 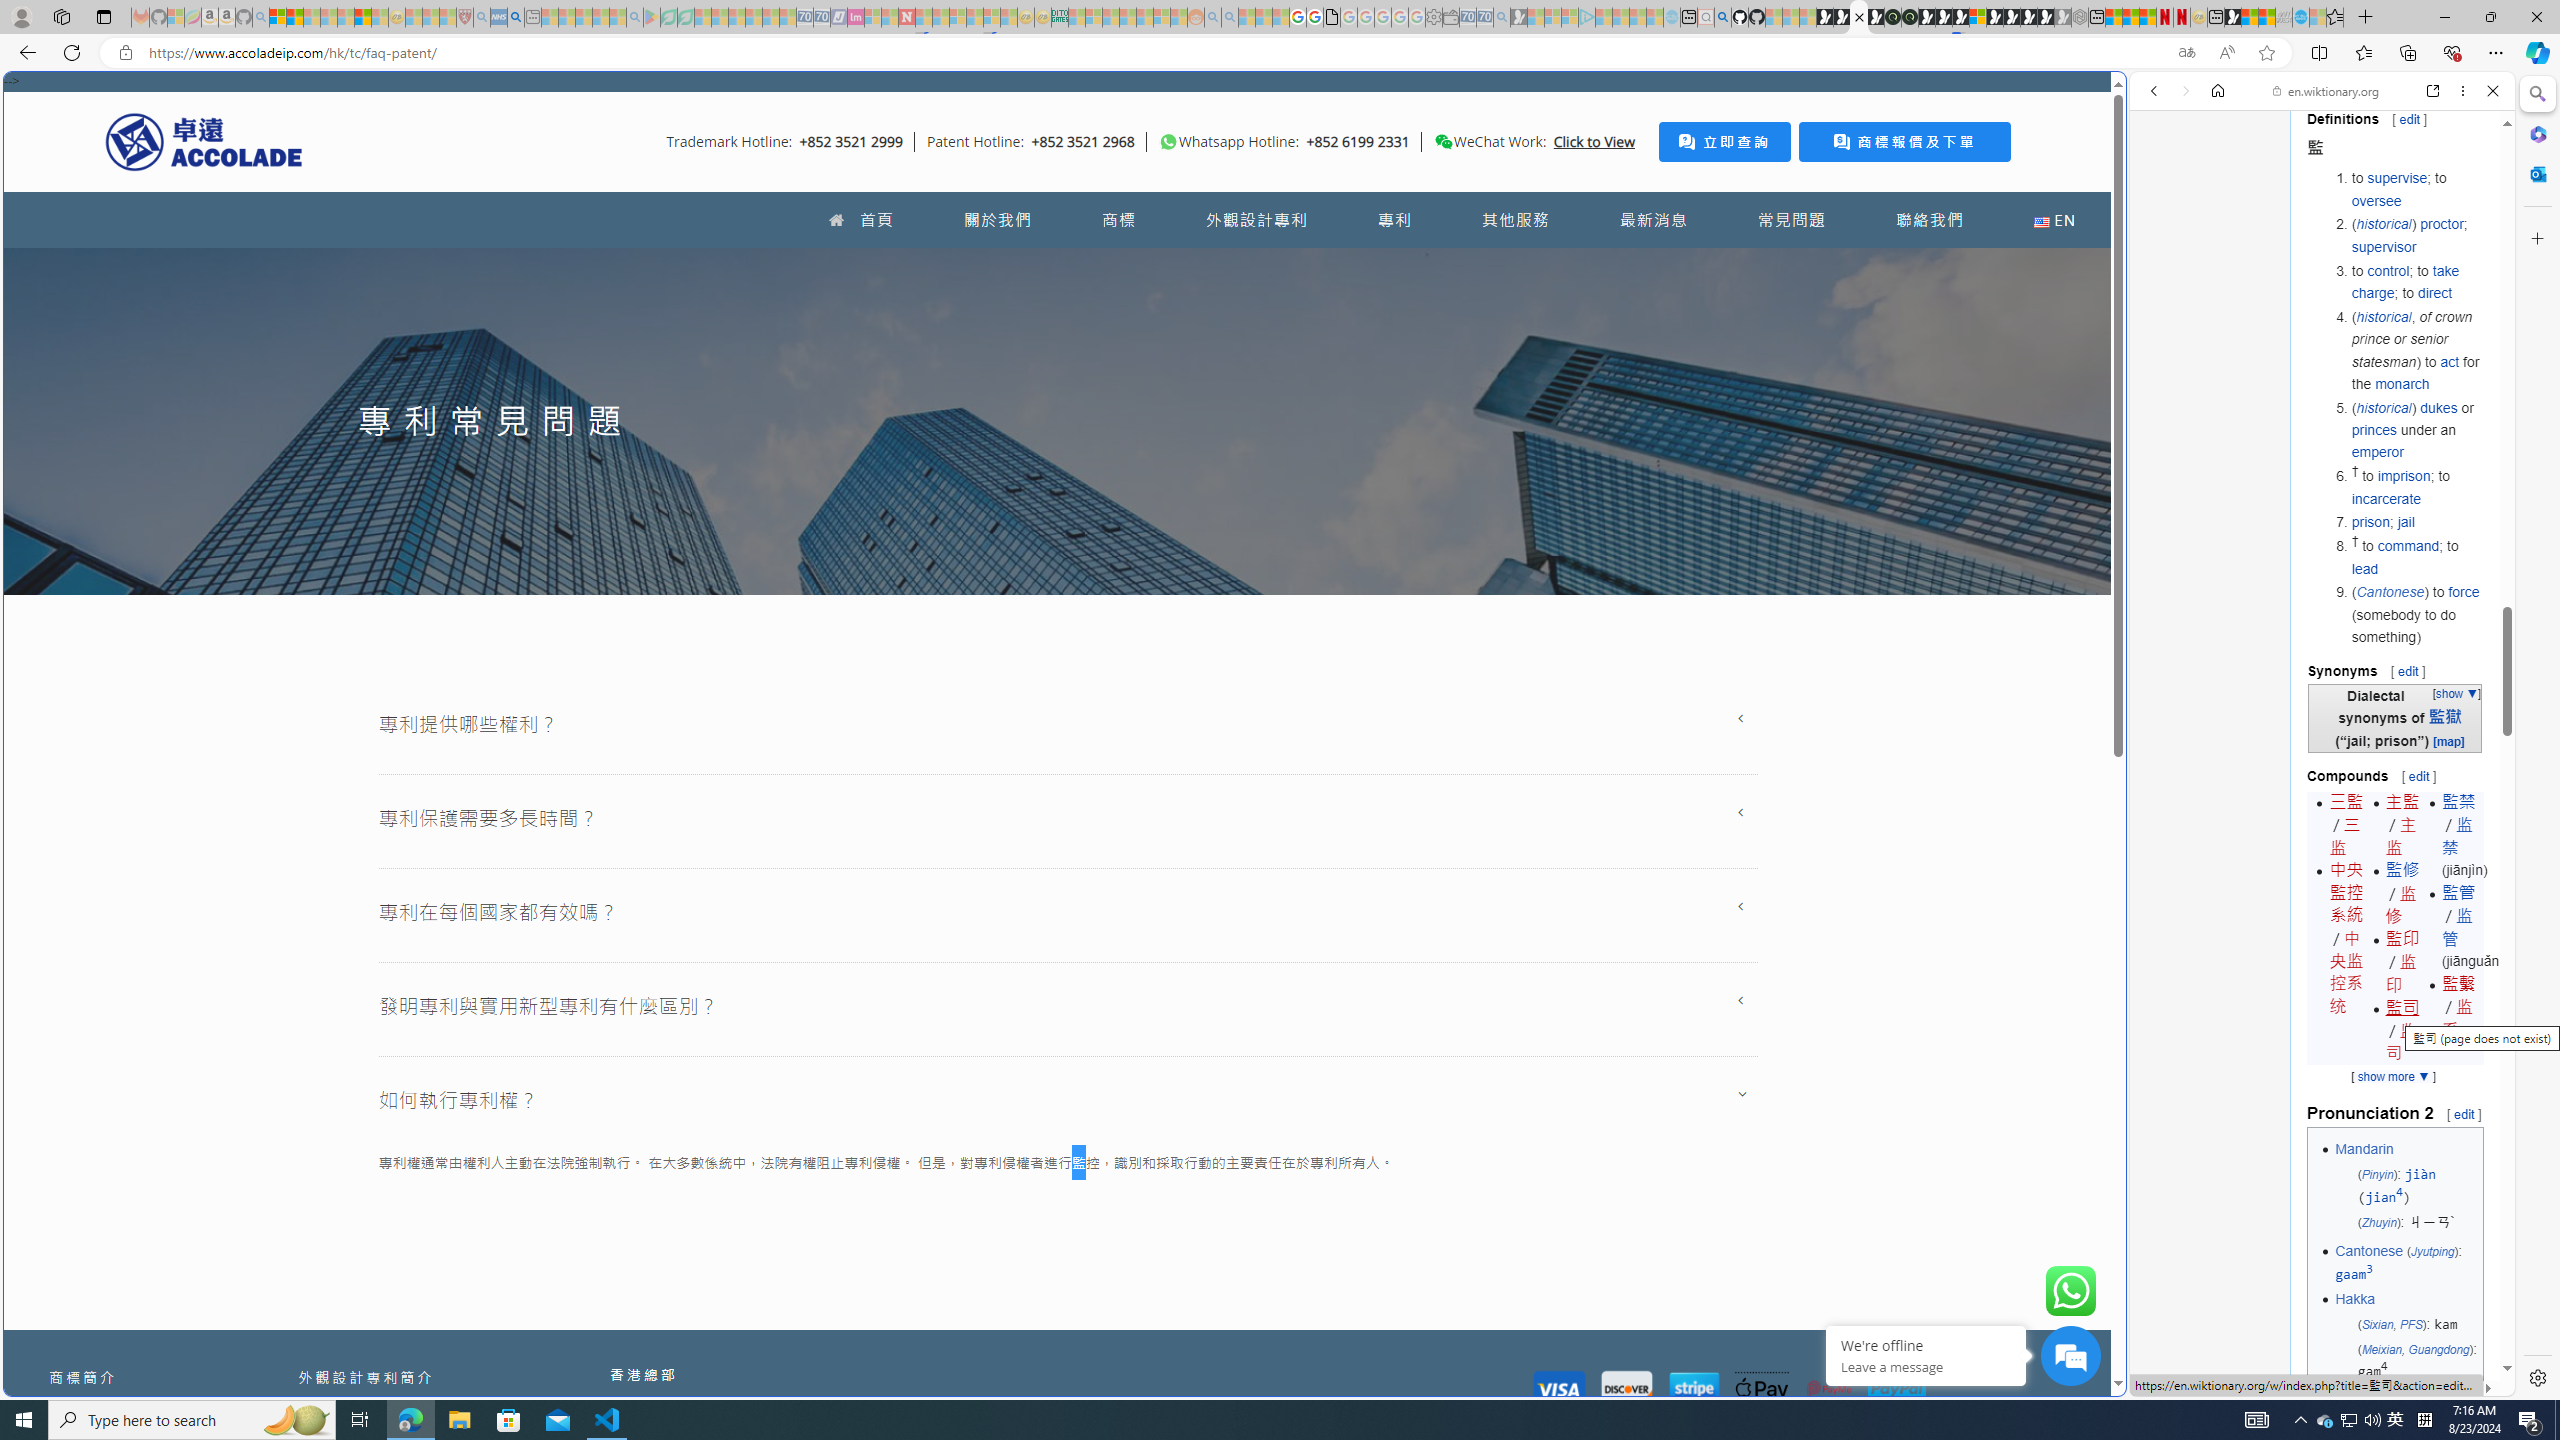 What do you see at coordinates (2495, 51) in the screenshot?
I see `'Settings and more (Alt+F)'` at bounding box center [2495, 51].